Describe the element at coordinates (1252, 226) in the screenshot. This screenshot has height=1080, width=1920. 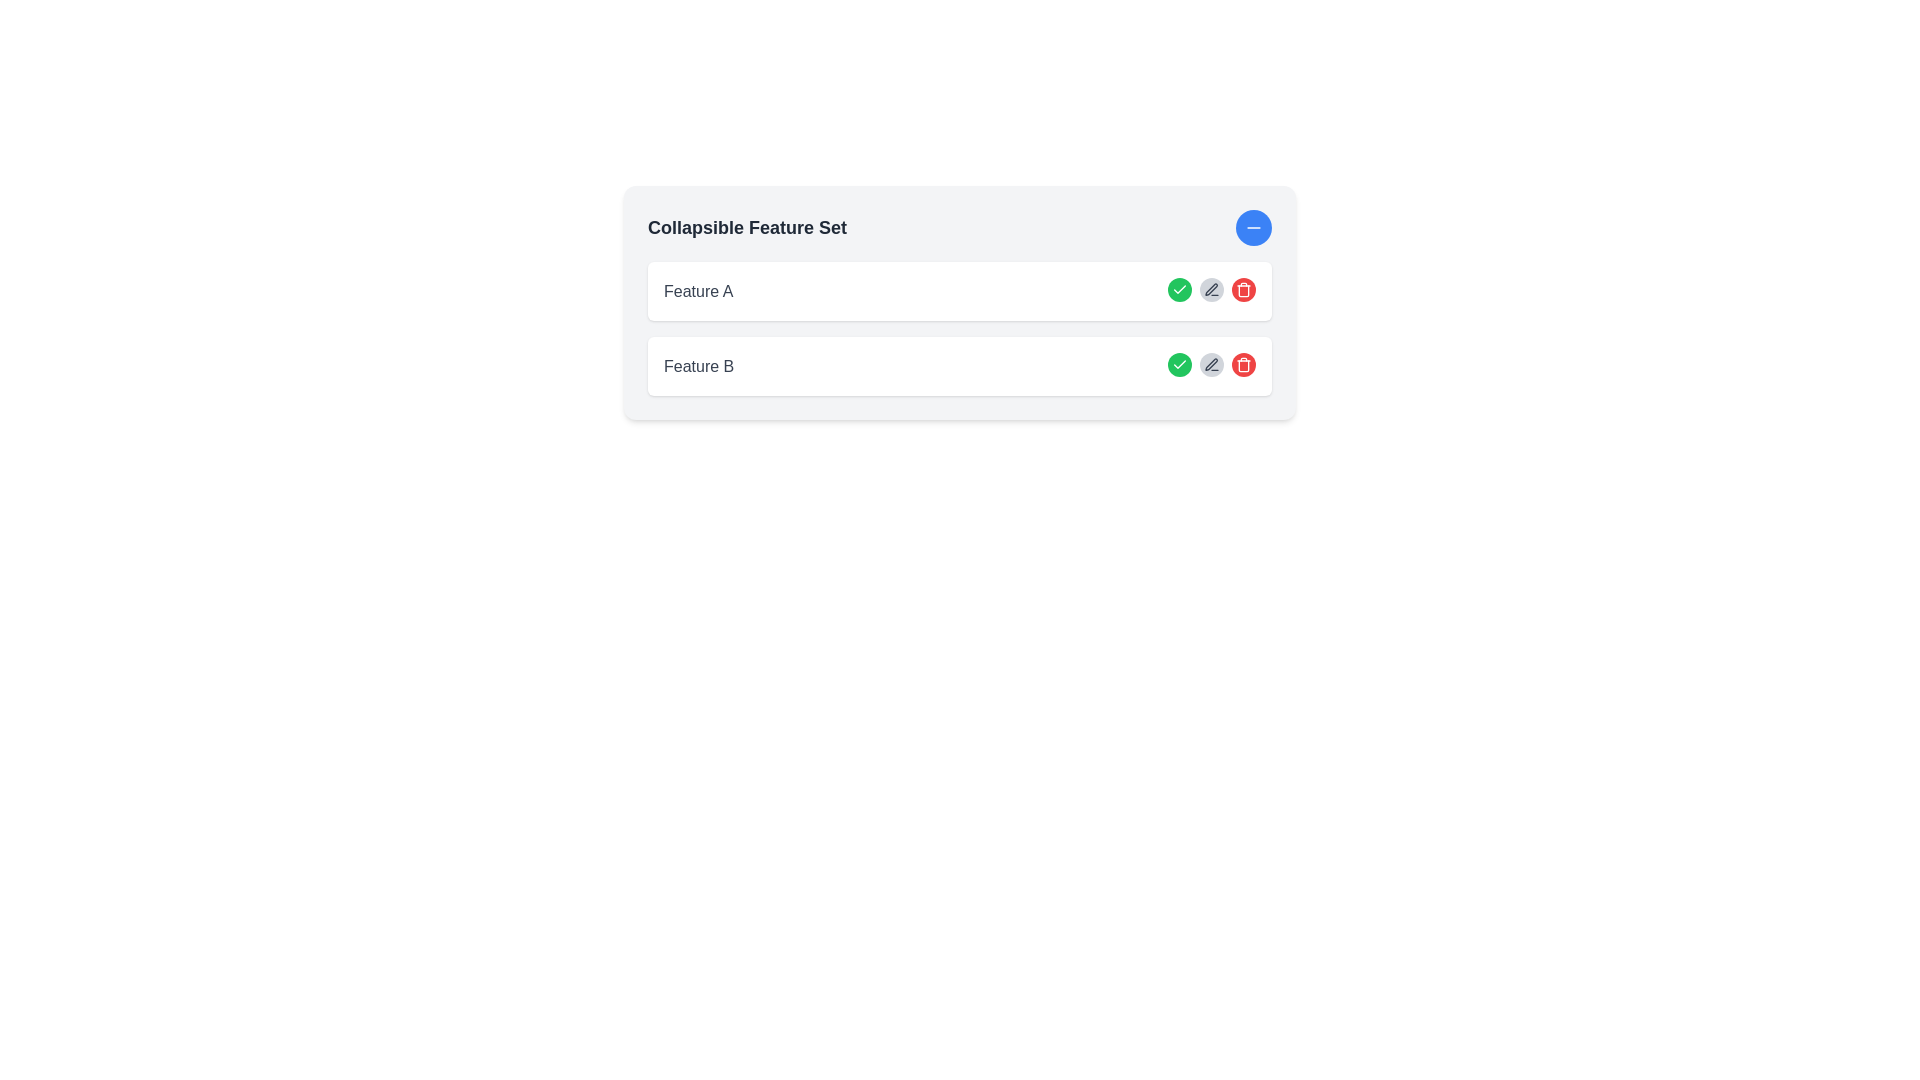
I see `the Icon button, which is a blue circular button with a minus icon for collapsing the 'Collapsible Feature Set' section, located in the top-right corner of the interface` at that location.